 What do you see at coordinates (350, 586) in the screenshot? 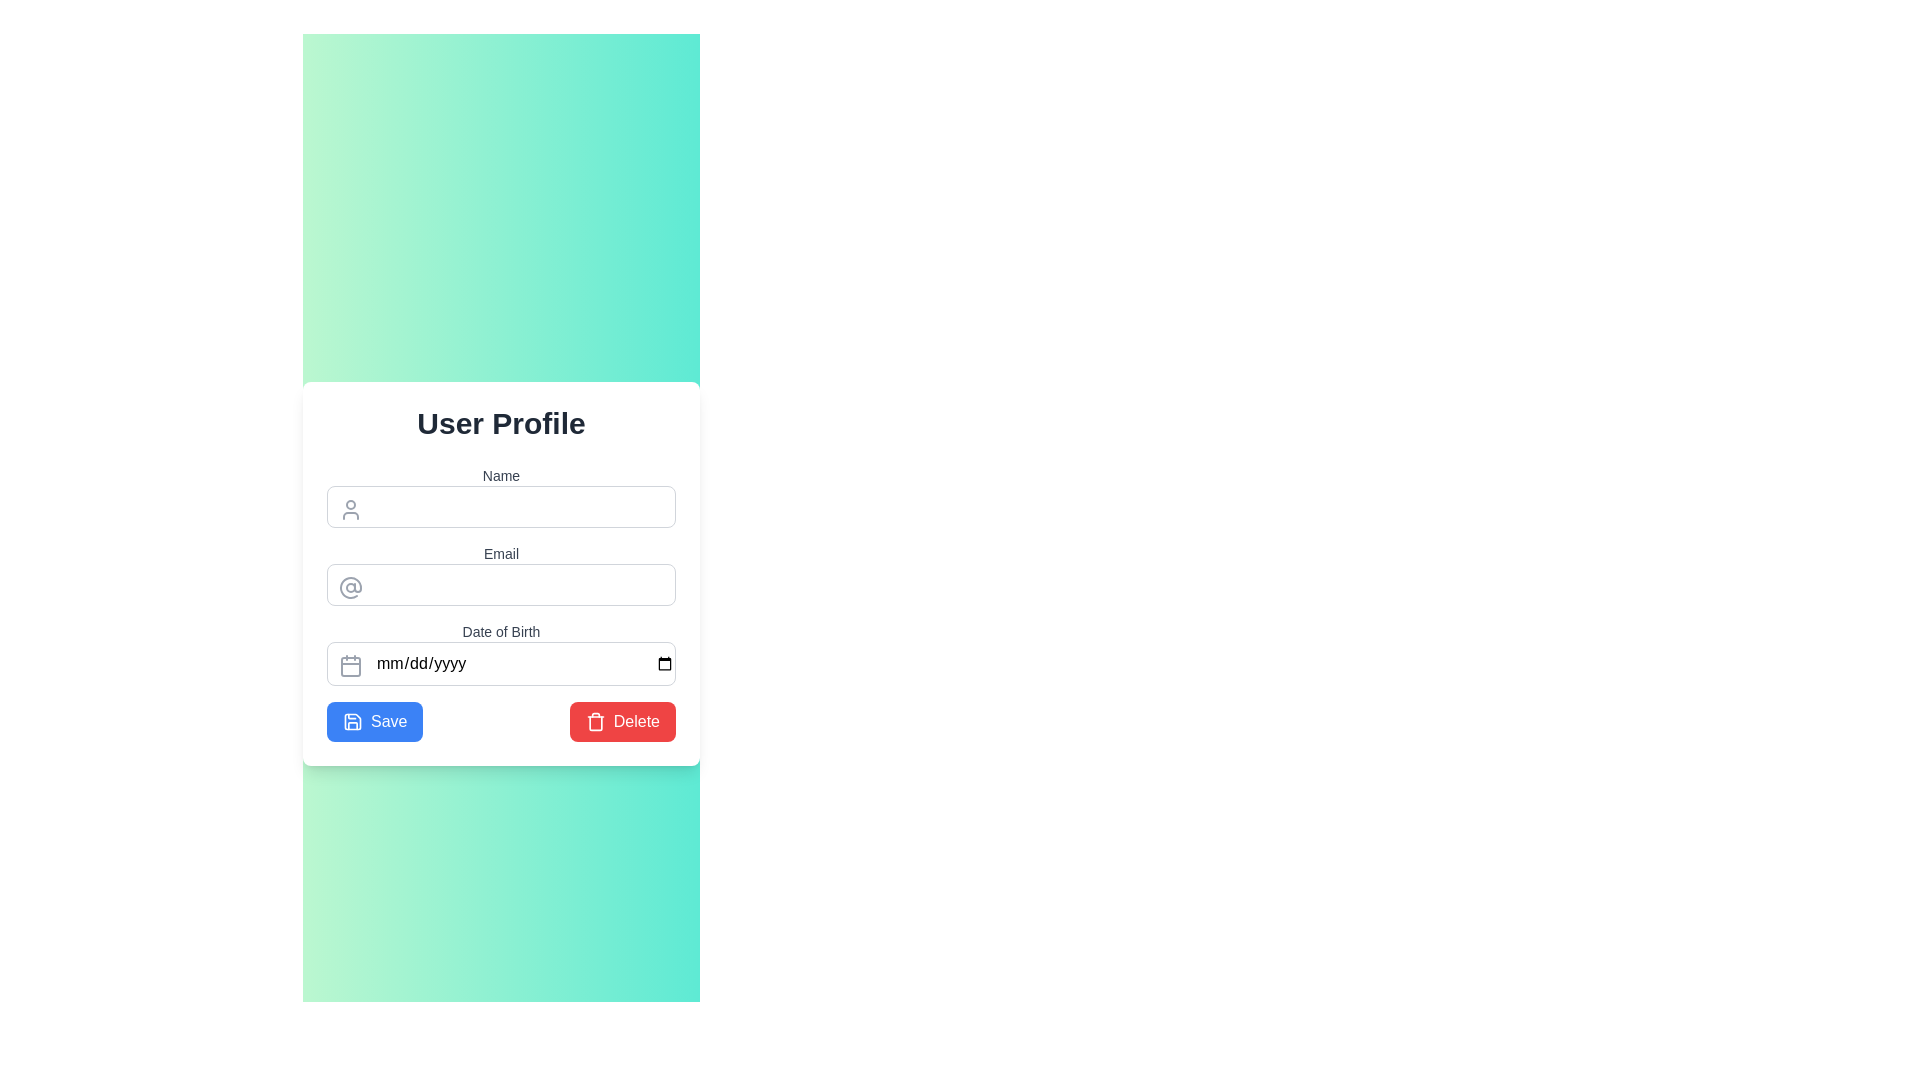
I see `the email input field icon located to the left inside the email input field, near the 'Email' label` at bounding box center [350, 586].